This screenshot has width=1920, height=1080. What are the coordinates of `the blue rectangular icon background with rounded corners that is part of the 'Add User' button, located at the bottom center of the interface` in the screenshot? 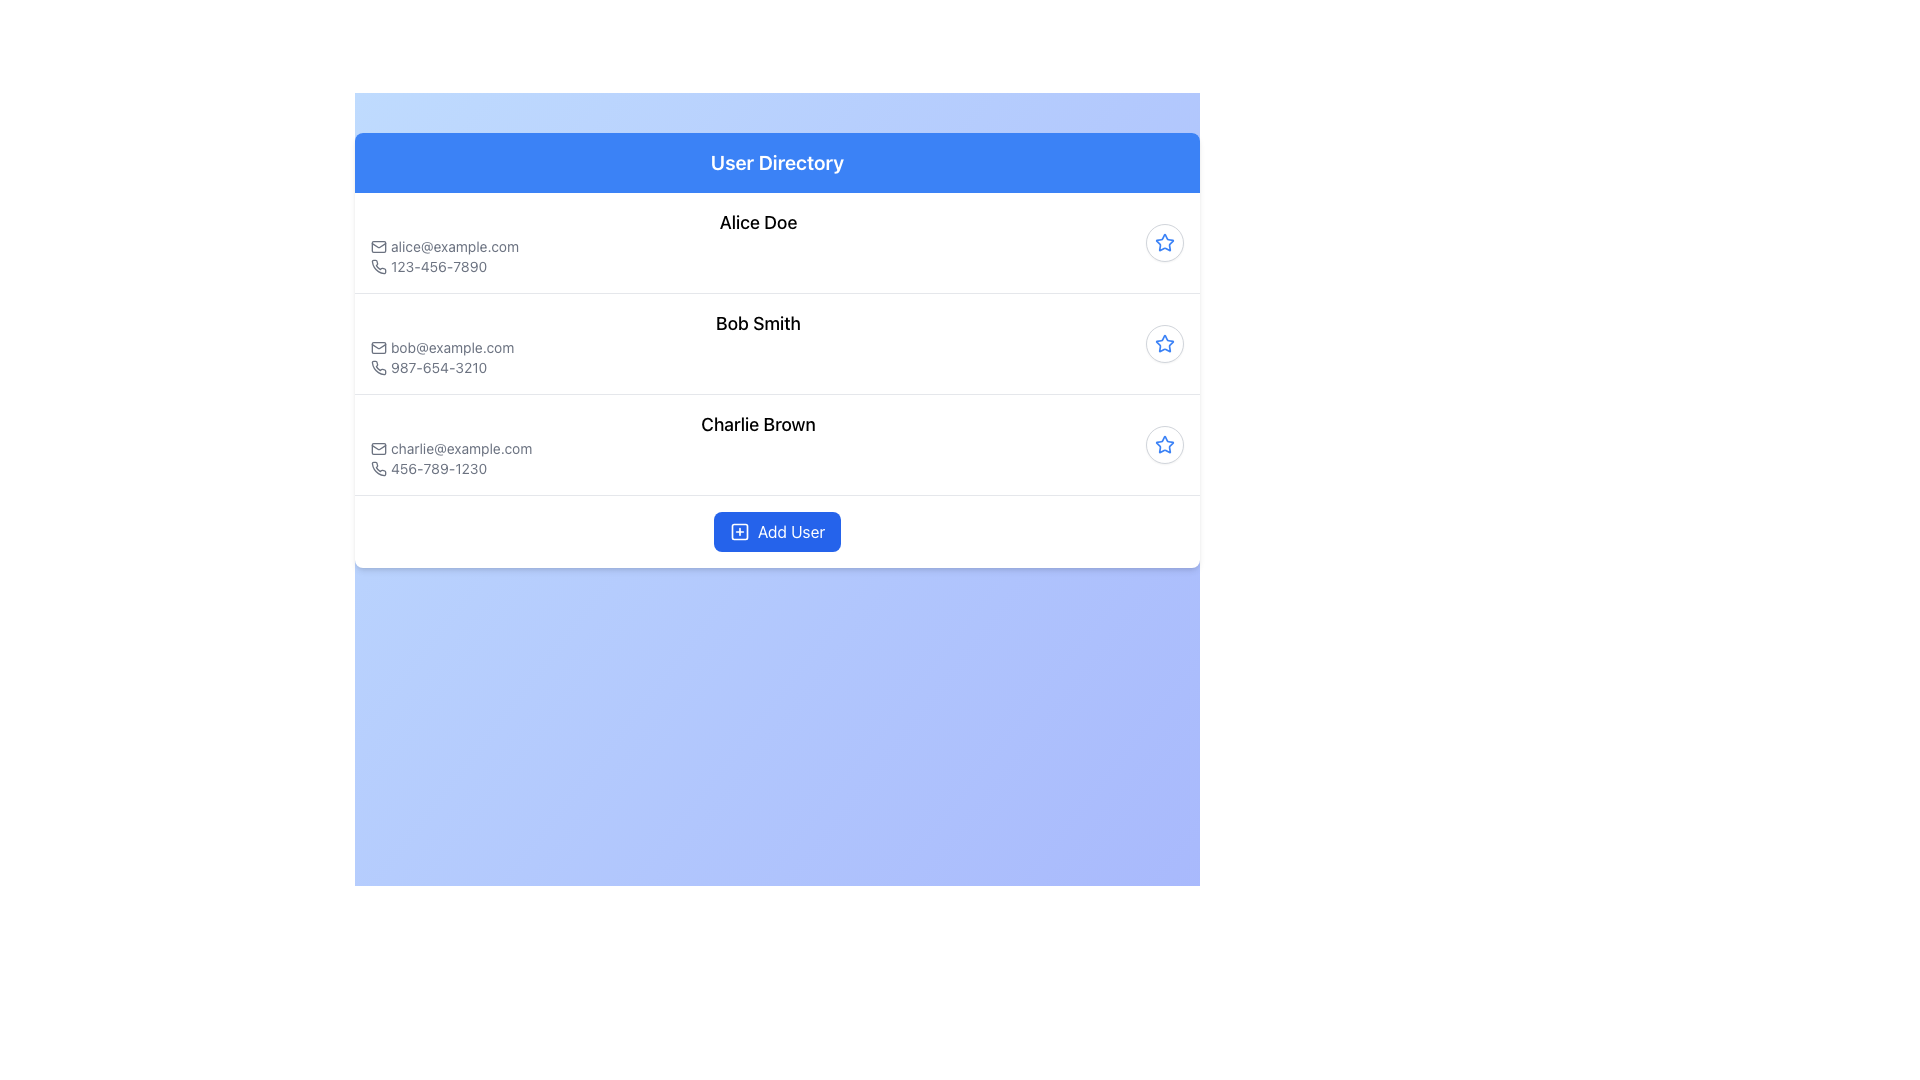 It's located at (738, 531).